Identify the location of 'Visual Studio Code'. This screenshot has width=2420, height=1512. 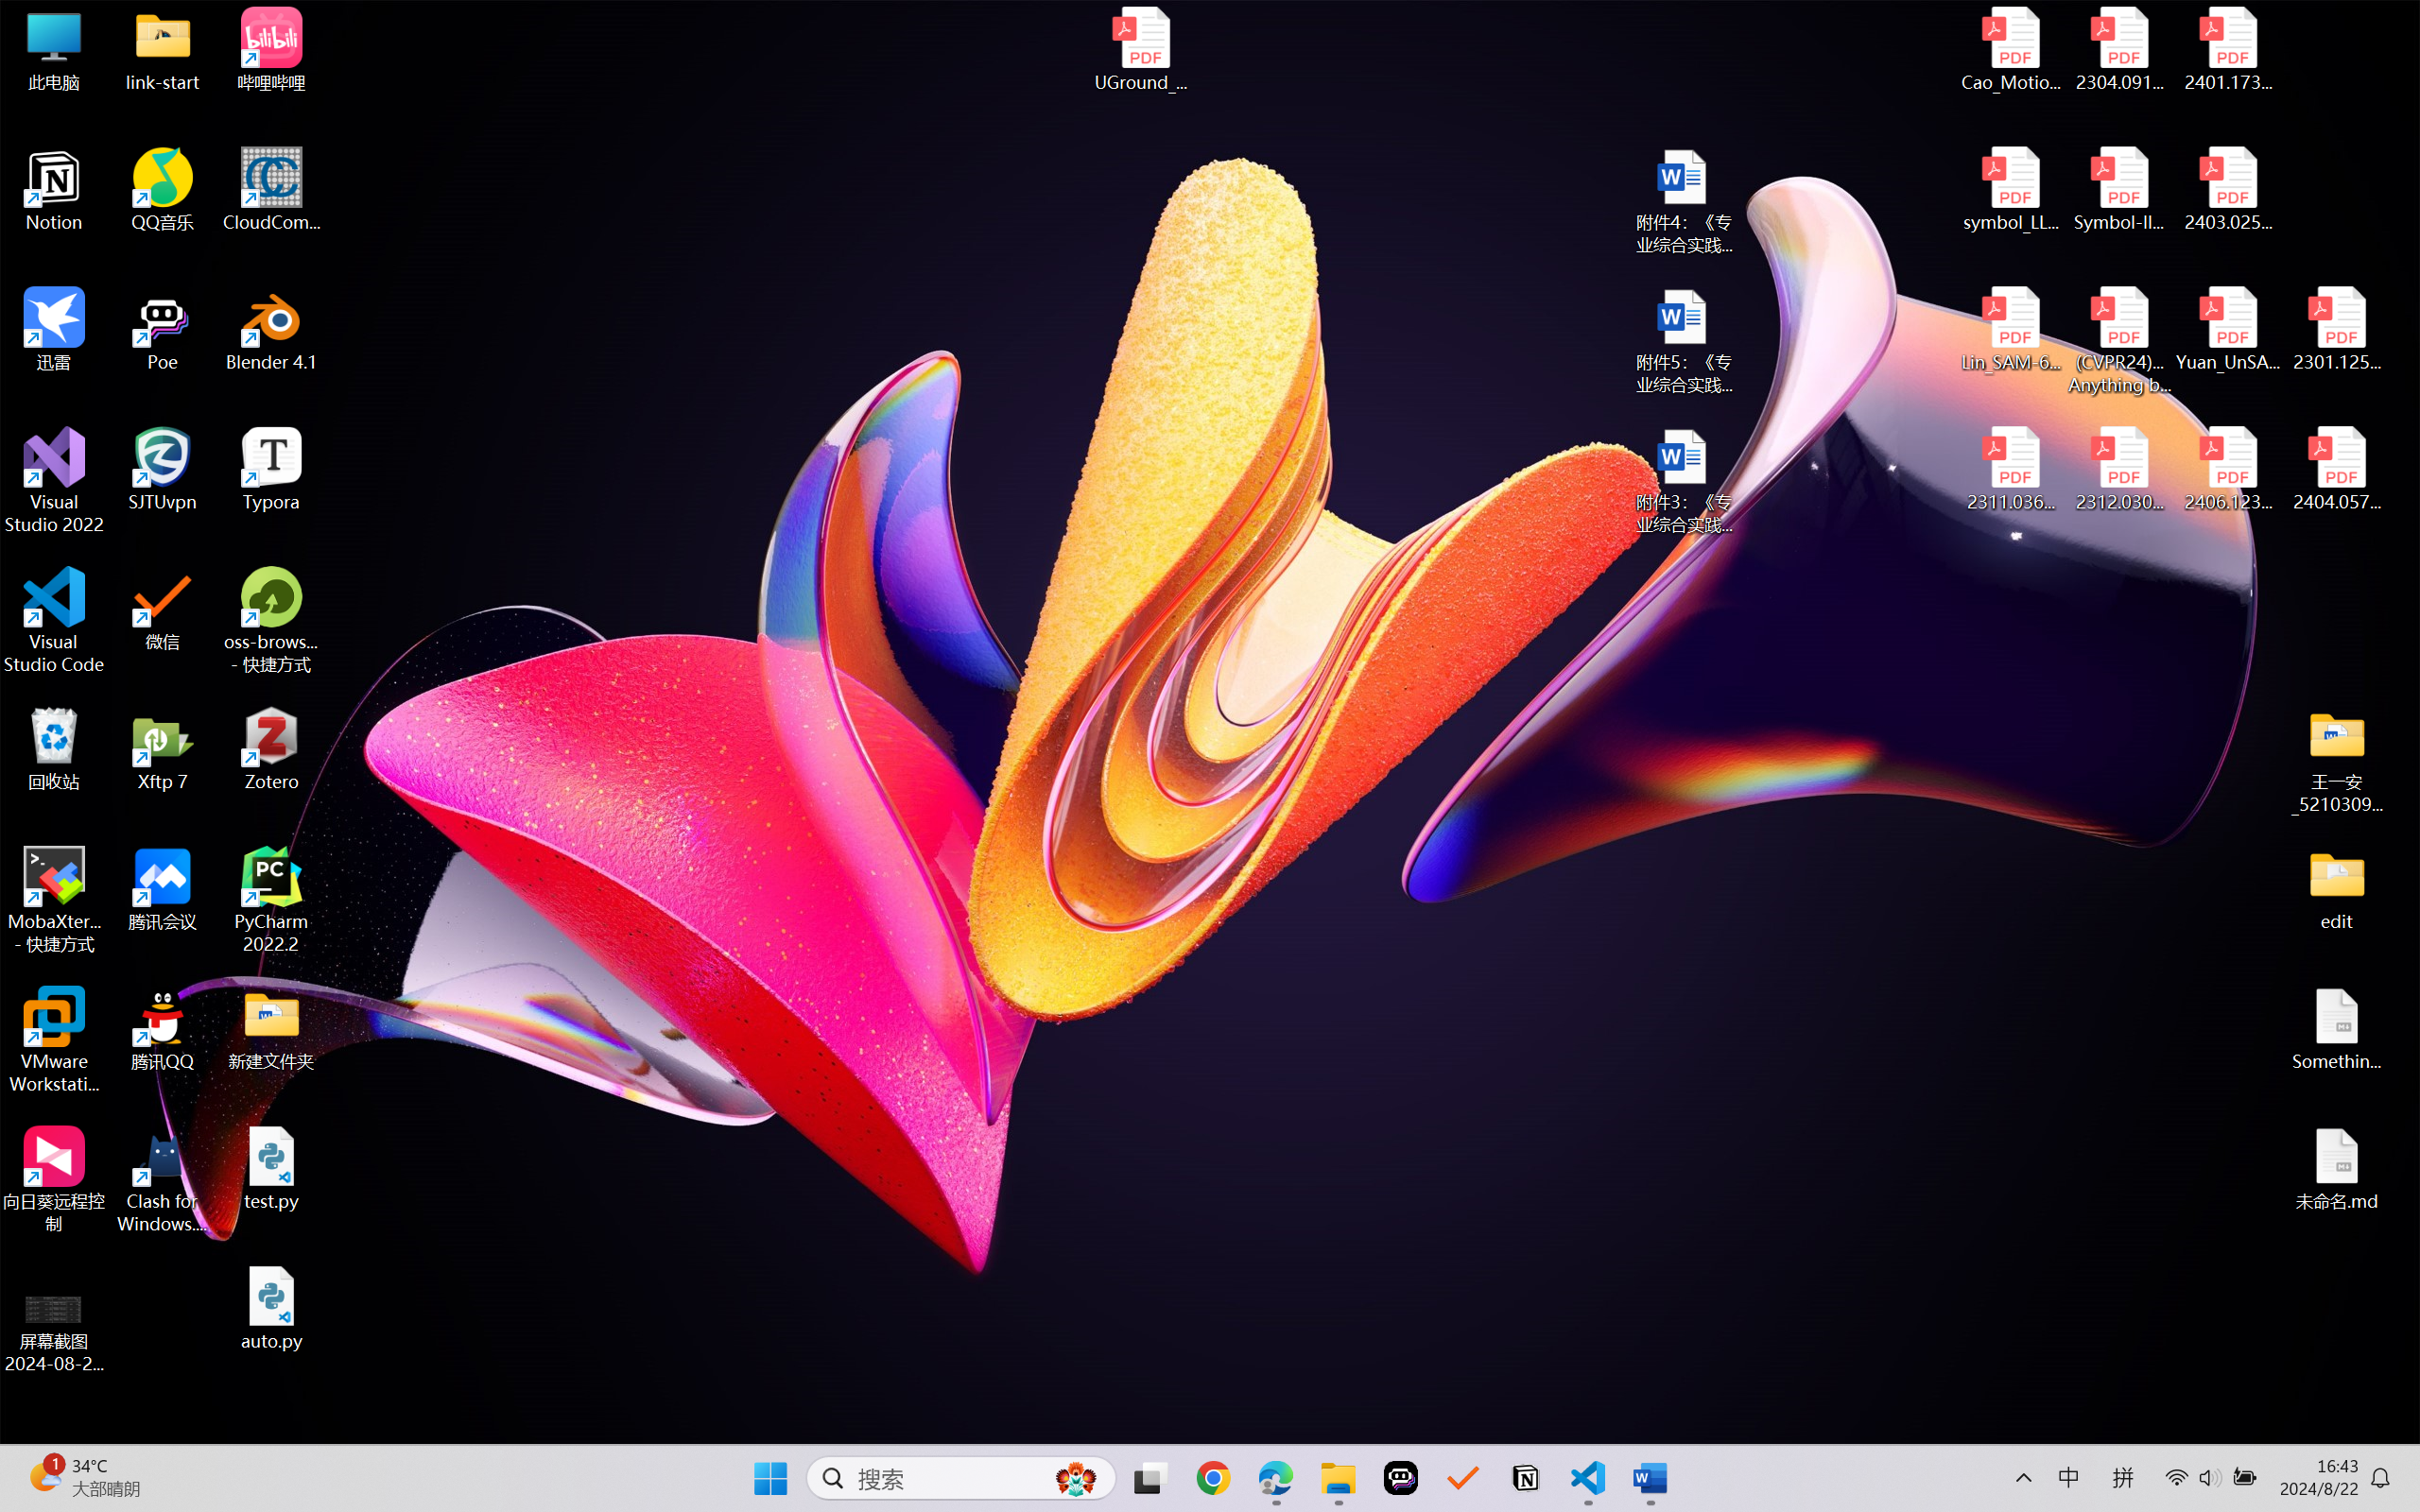
(53, 619).